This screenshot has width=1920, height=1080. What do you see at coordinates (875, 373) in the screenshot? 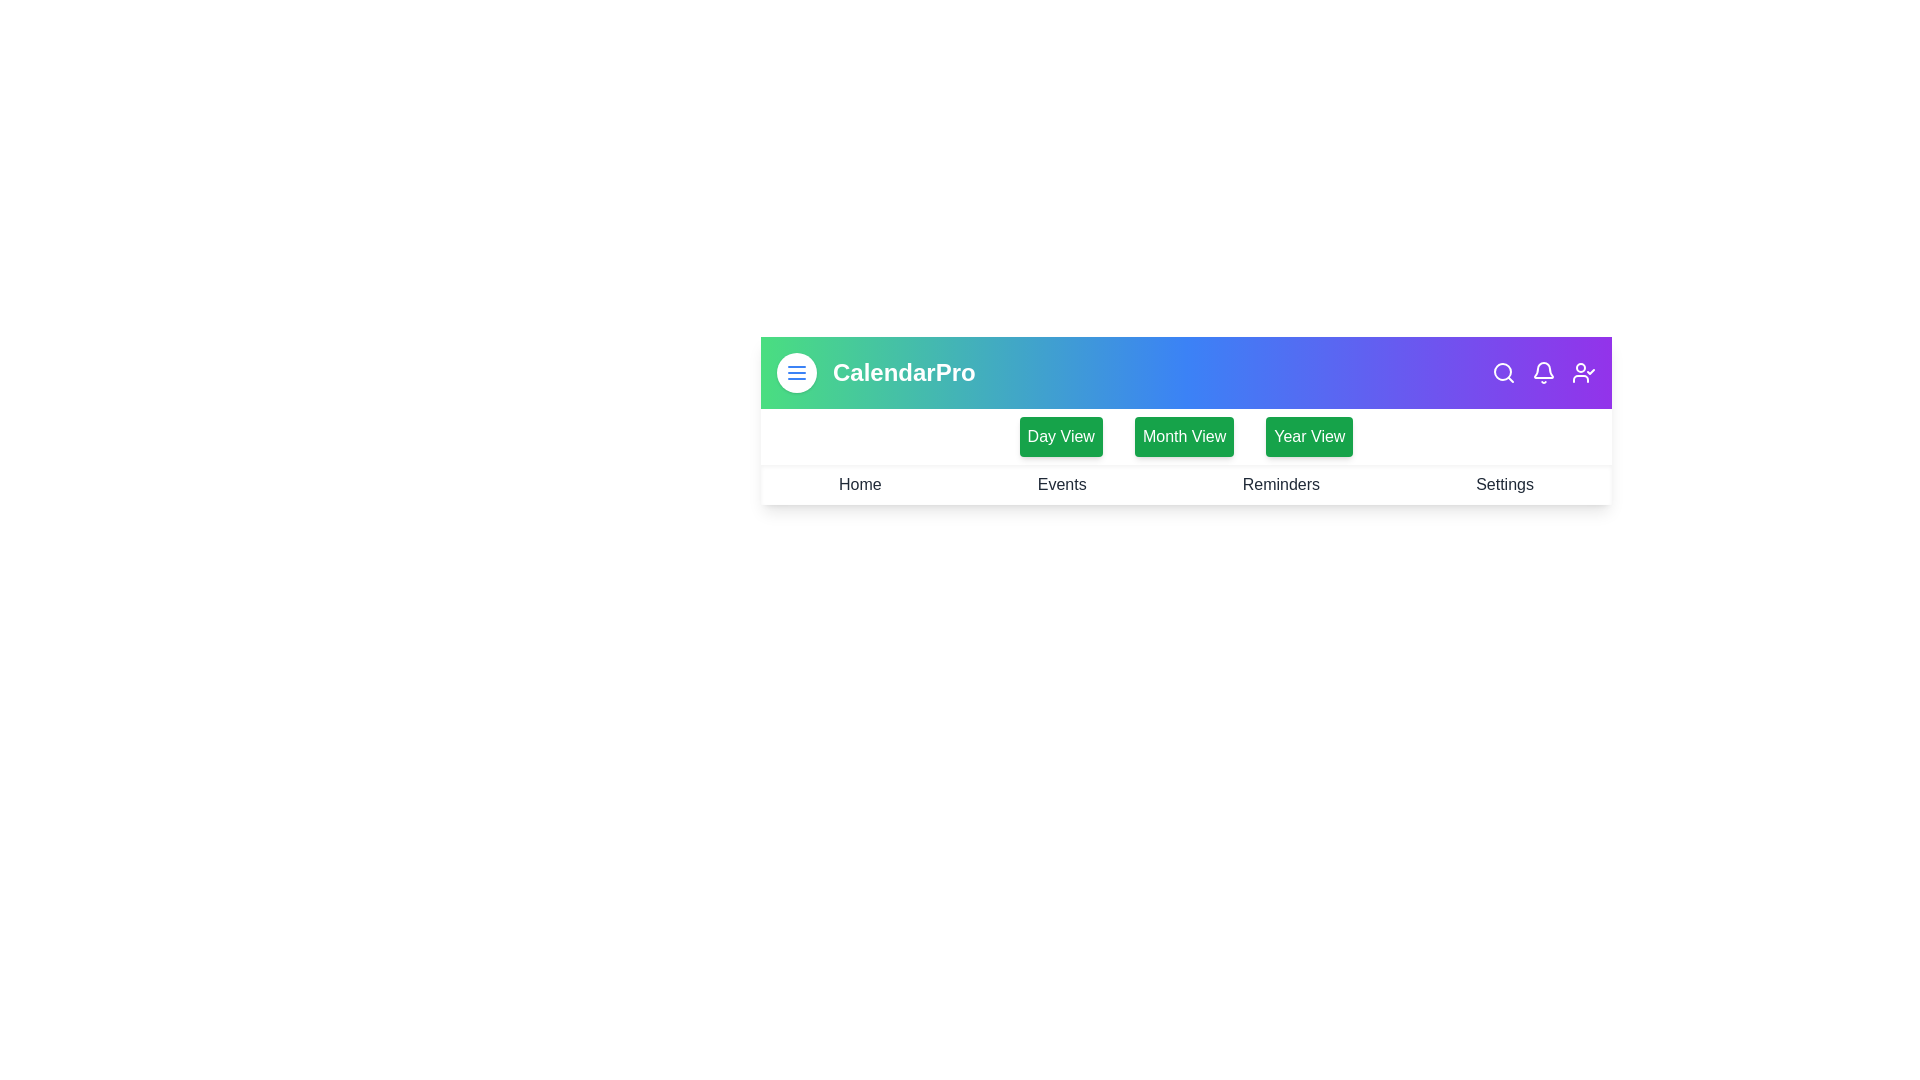
I see `the CalendarPro logo or text to navigate` at bounding box center [875, 373].